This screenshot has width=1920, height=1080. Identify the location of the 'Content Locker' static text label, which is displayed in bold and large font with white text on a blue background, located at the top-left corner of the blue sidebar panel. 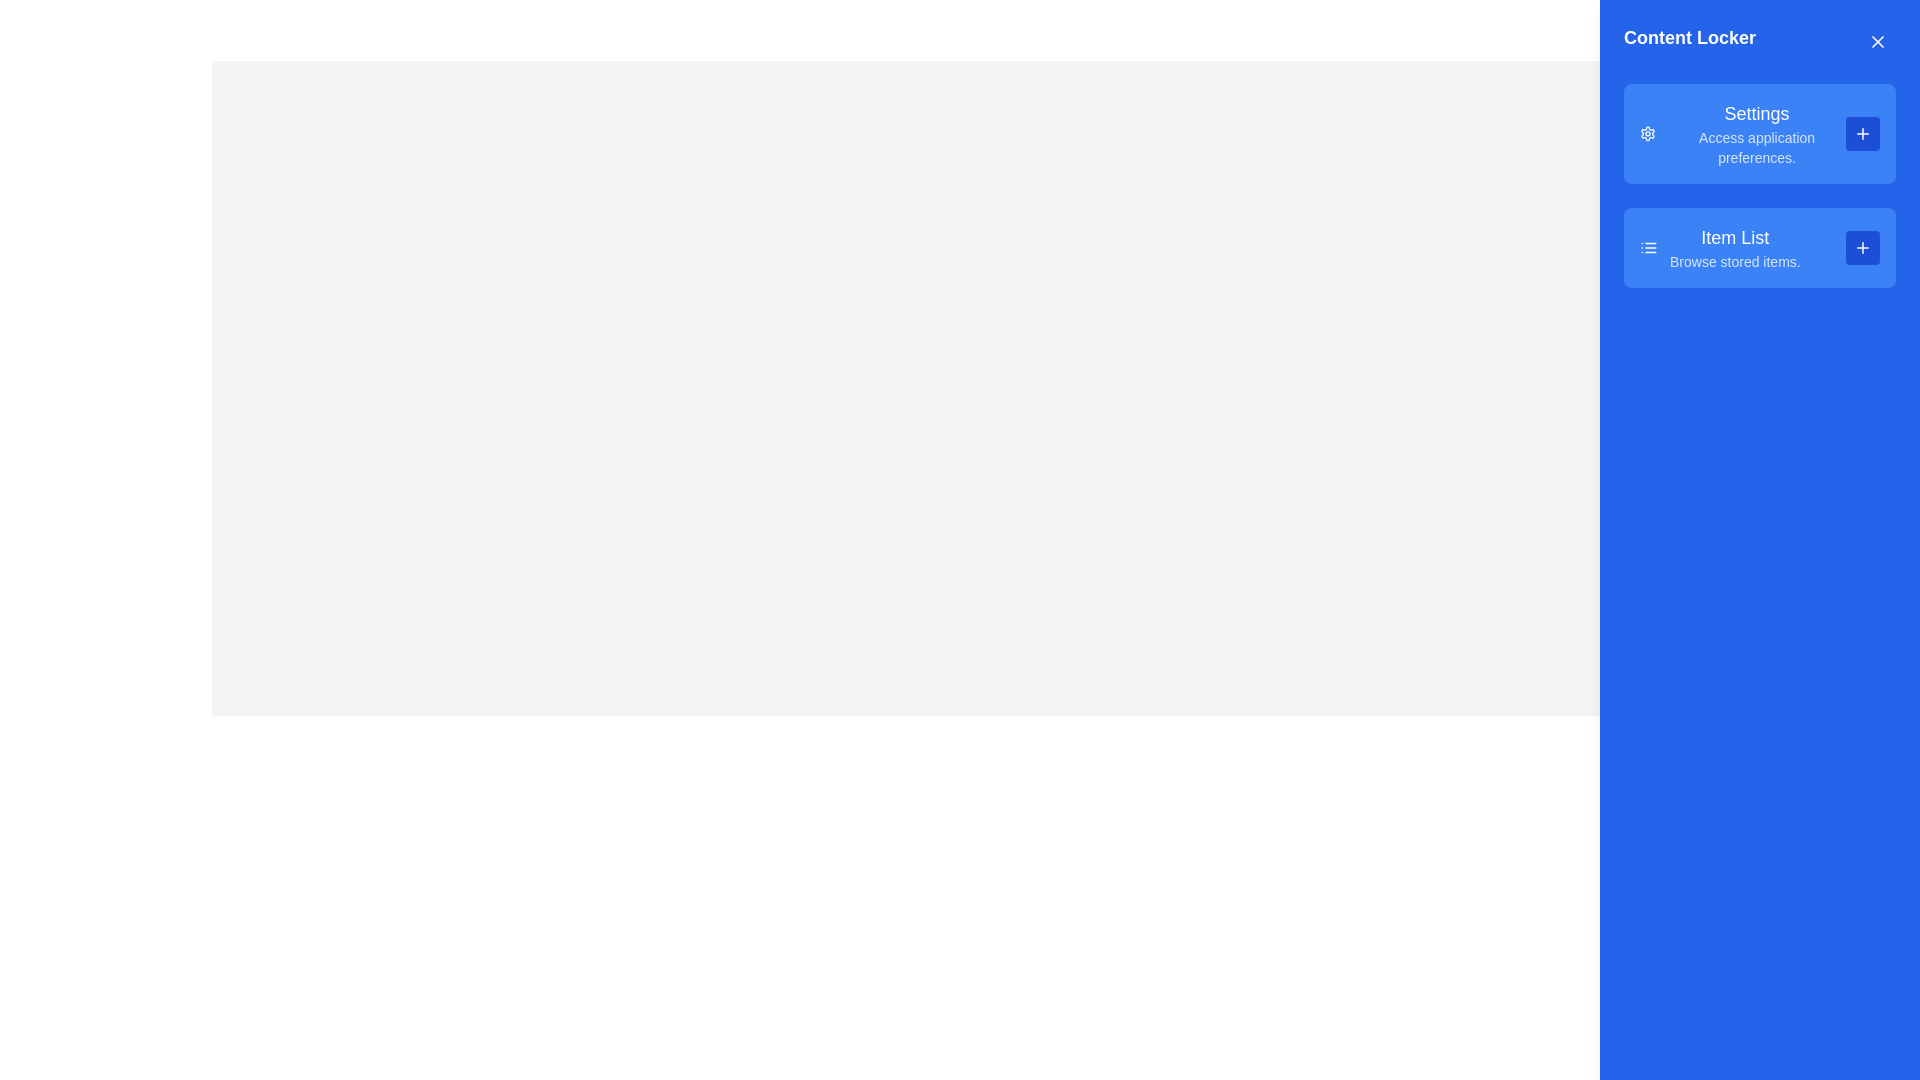
(1688, 42).